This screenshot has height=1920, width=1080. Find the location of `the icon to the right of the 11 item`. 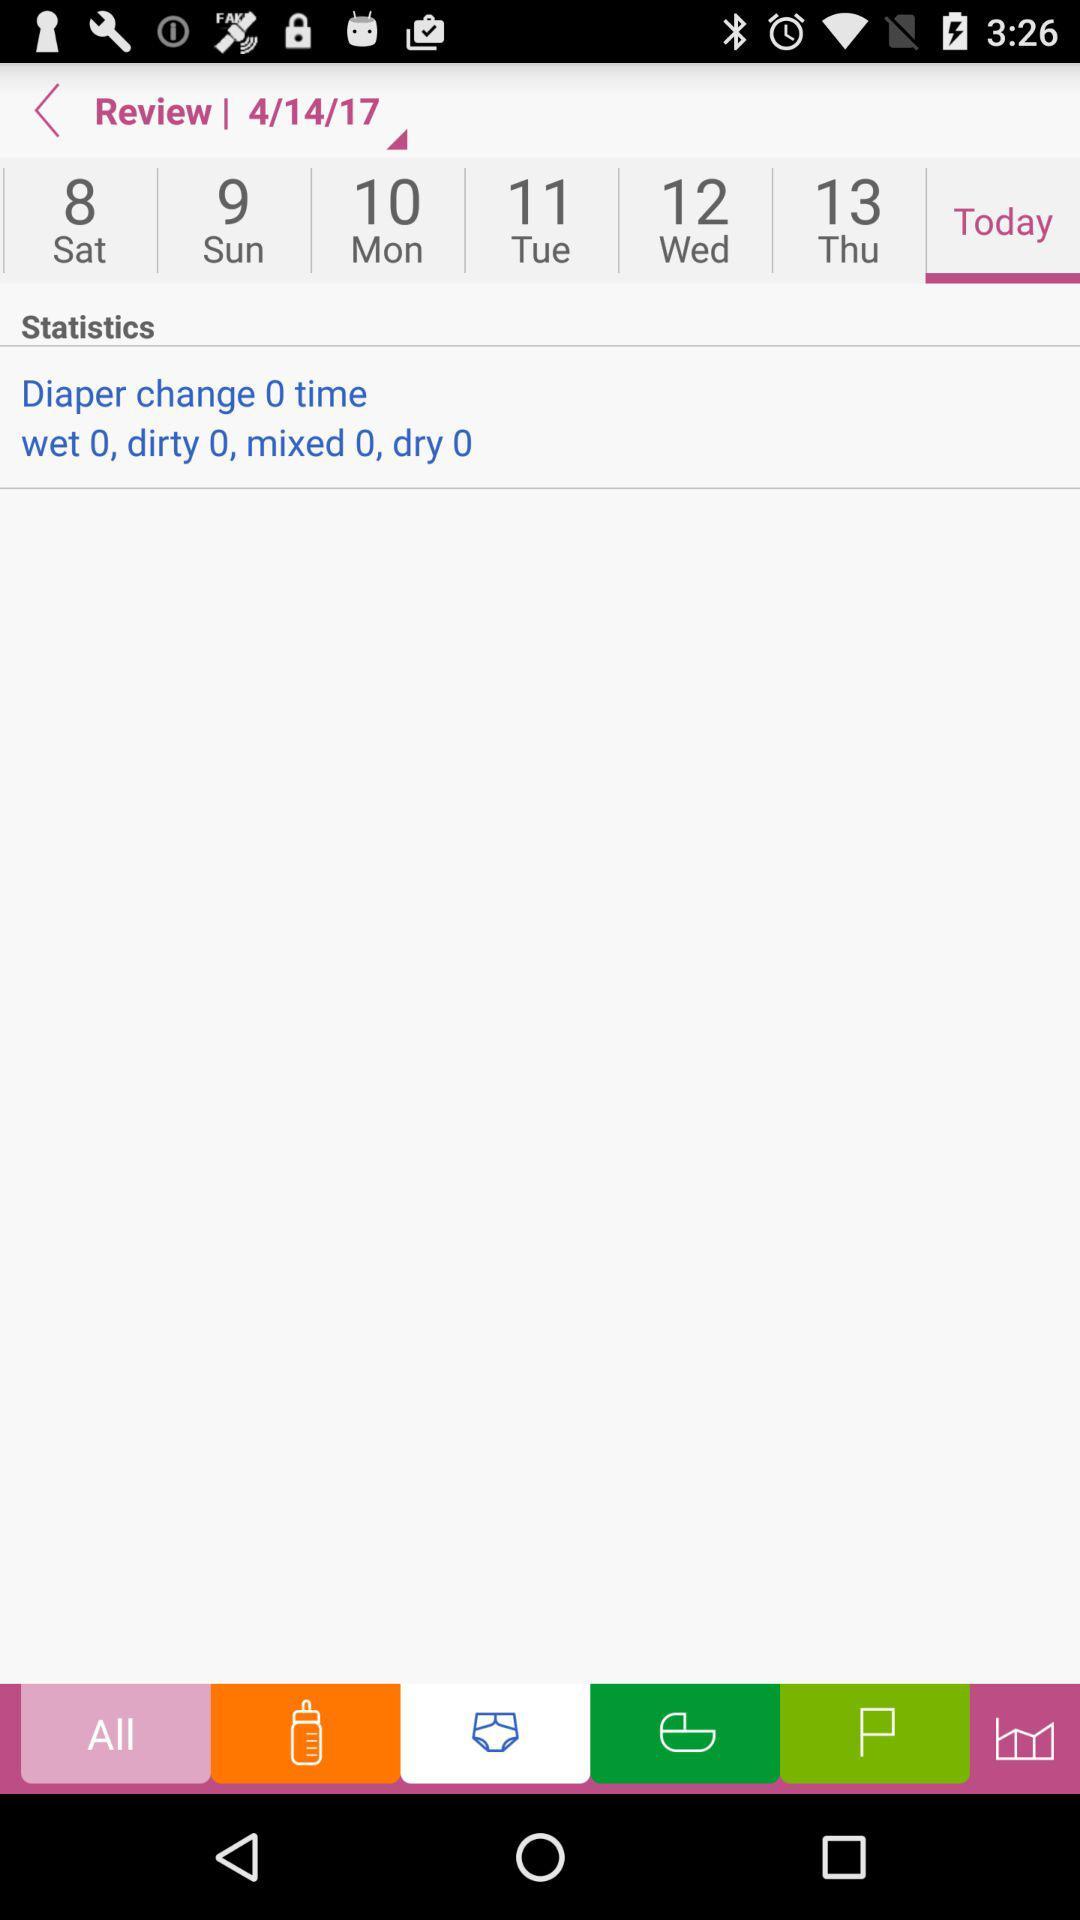

the icon to the right of the 11 item is located at coordinates (693, 220).